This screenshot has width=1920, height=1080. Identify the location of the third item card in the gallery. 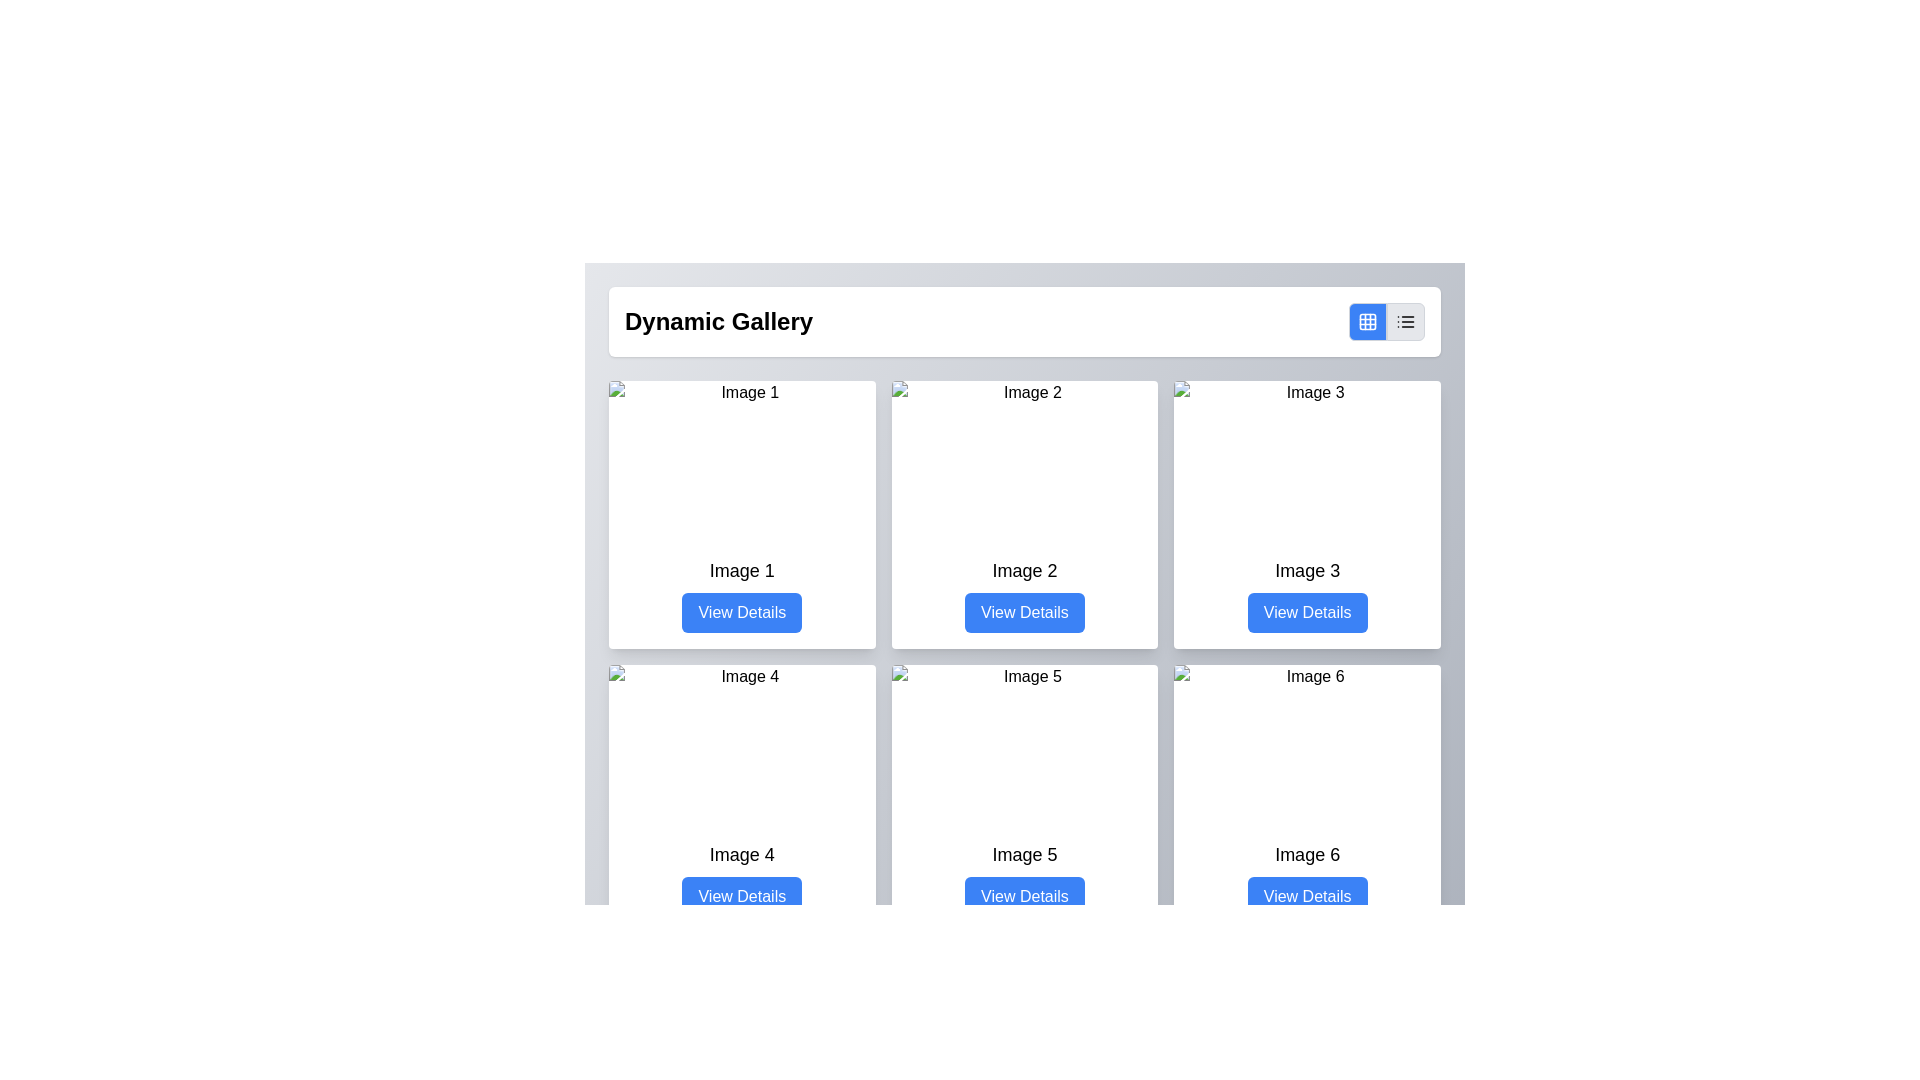
(1307, 514).